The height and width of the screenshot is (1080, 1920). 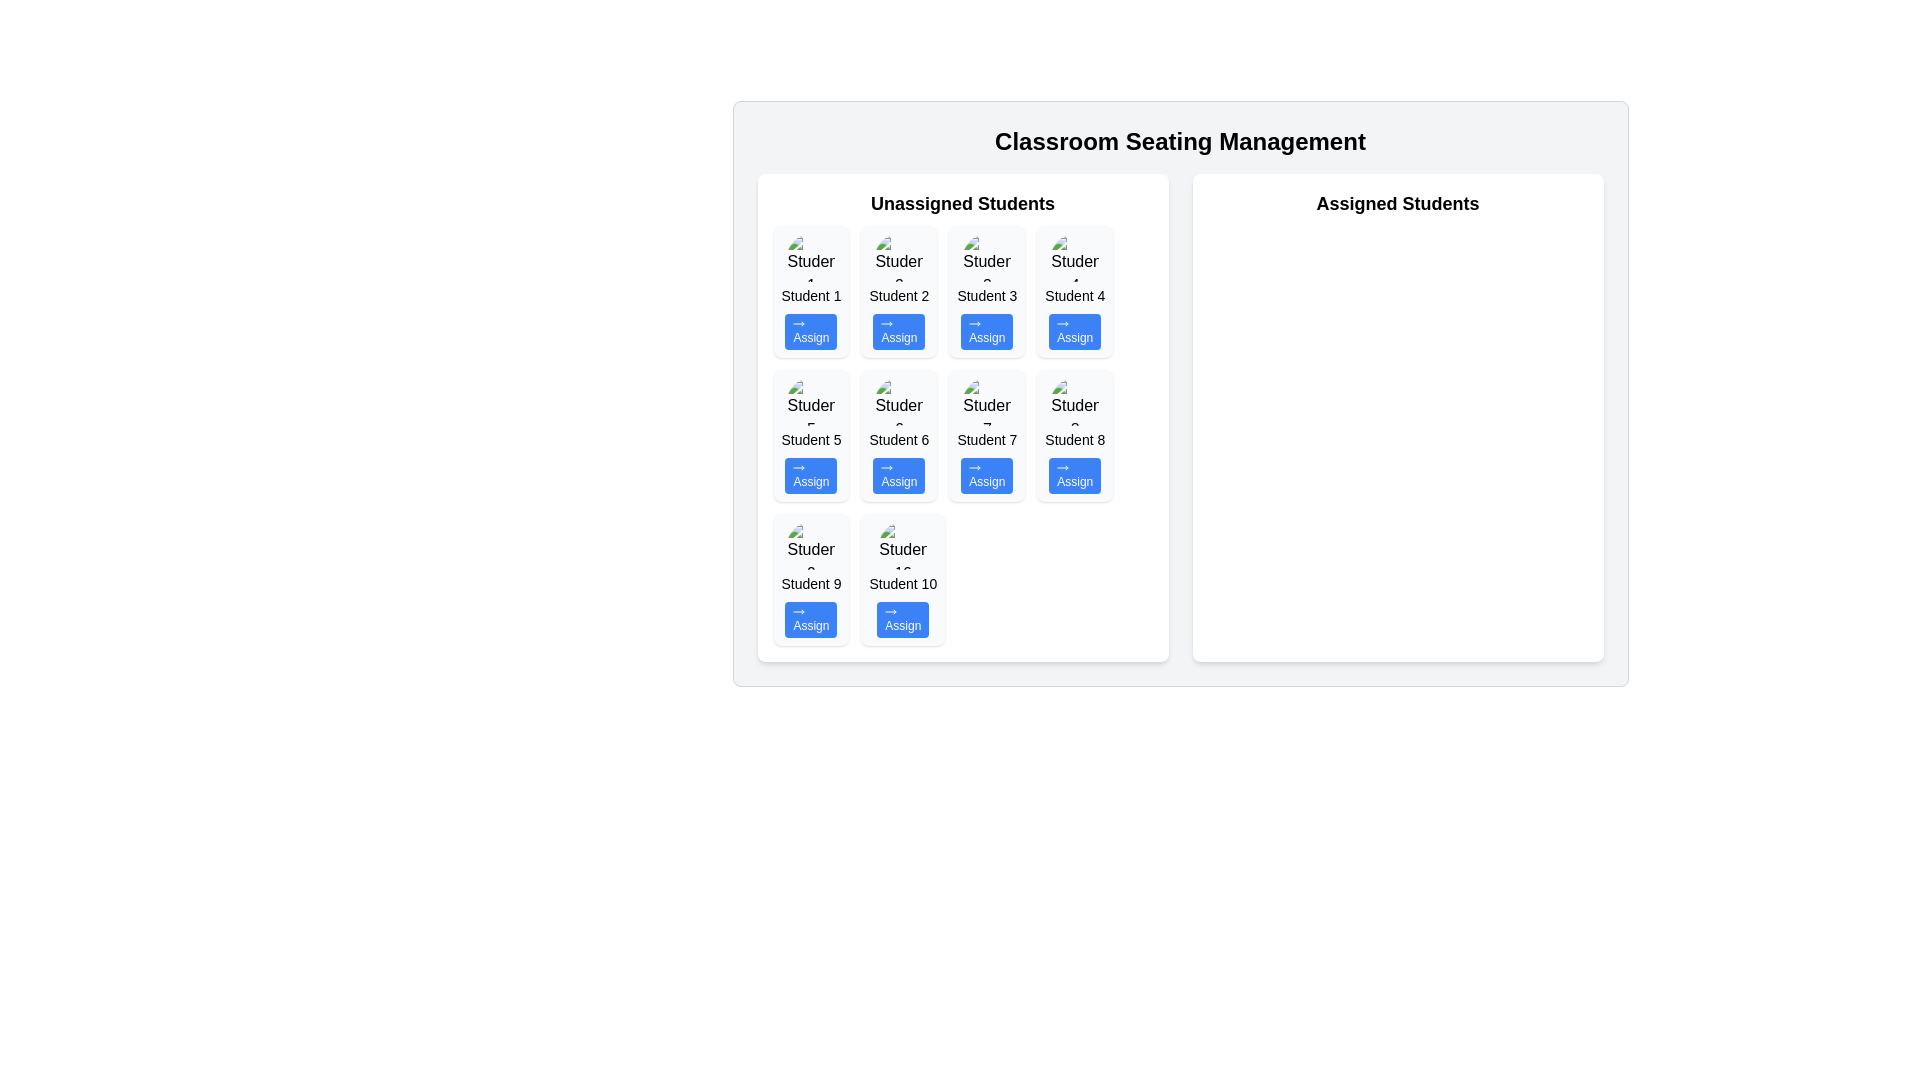 I want to click on the blue rectangular button labeled 'Assign' with a right arrow icon located under 'Student 6' in the 'Unassigned Students' section, so click(x=898, y=475).